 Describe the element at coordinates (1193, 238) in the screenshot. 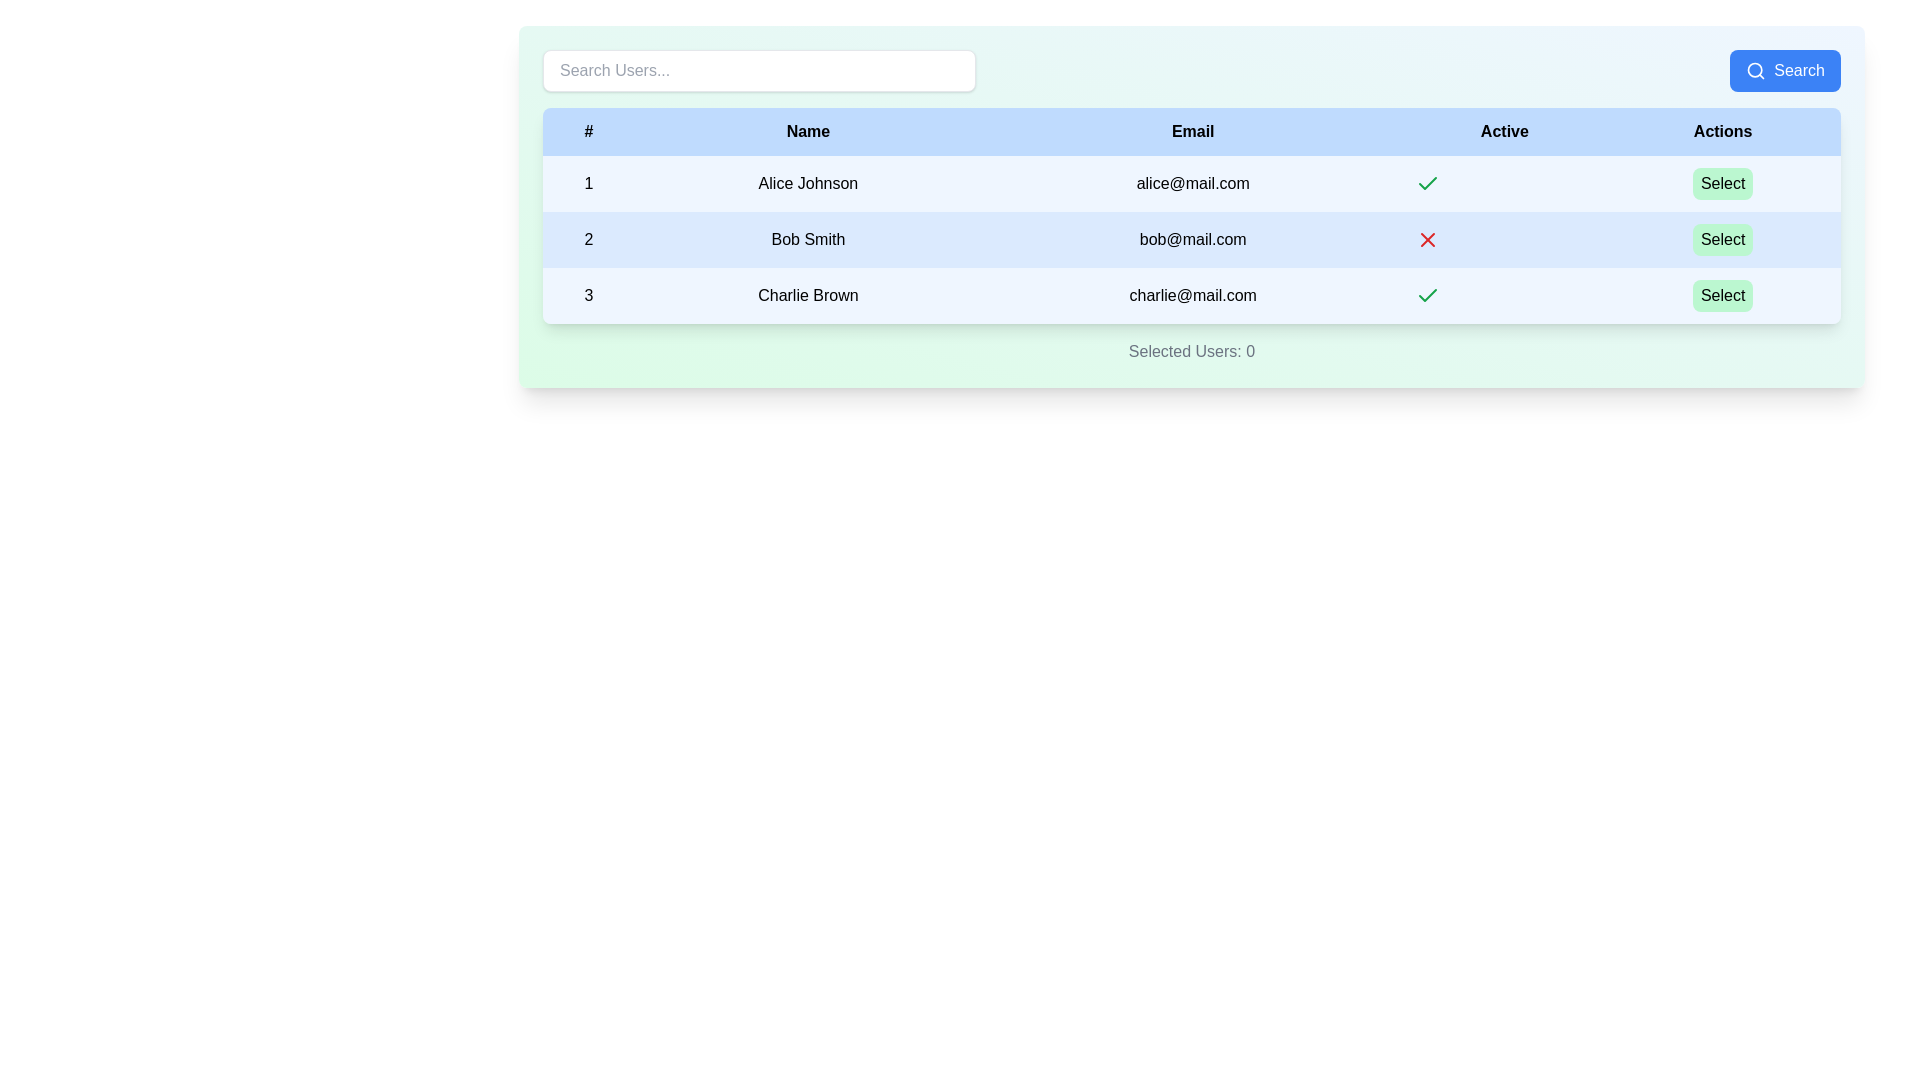

I see `the email address displayed in the third column of the second row, which is associated with 'Bob Smith' in the second column` at that location.